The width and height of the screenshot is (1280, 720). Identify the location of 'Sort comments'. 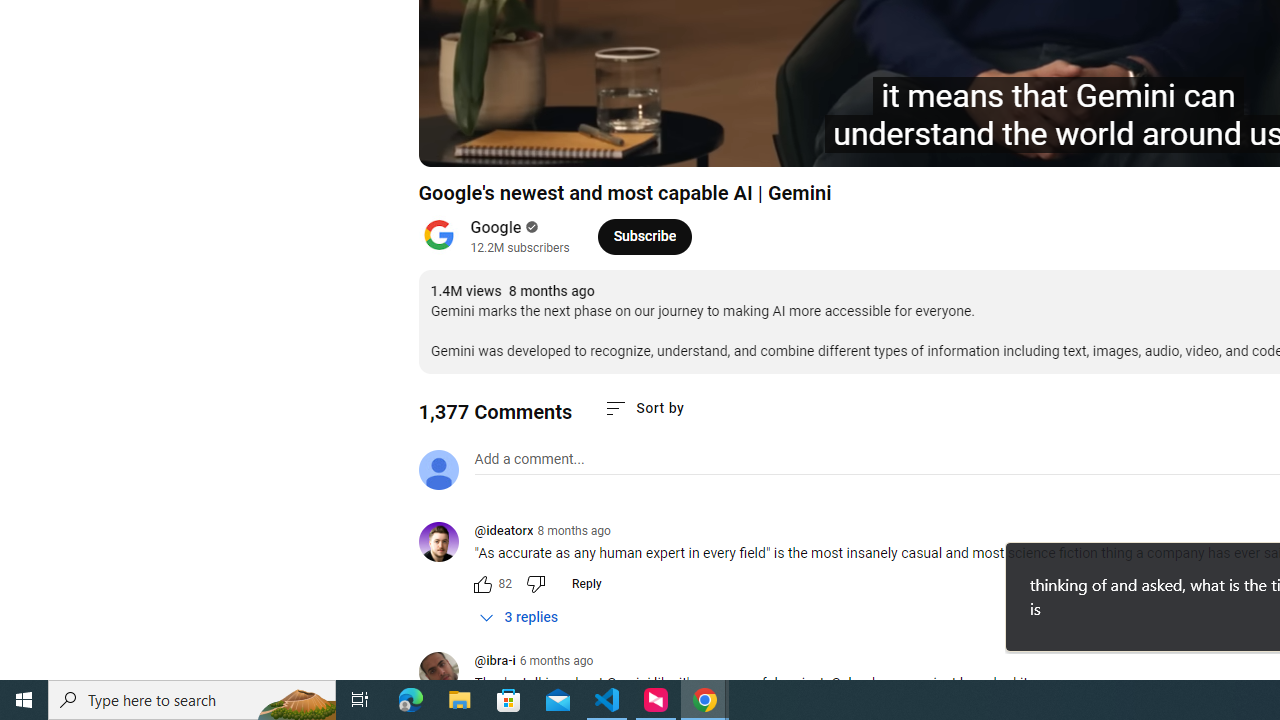
(644, 407).